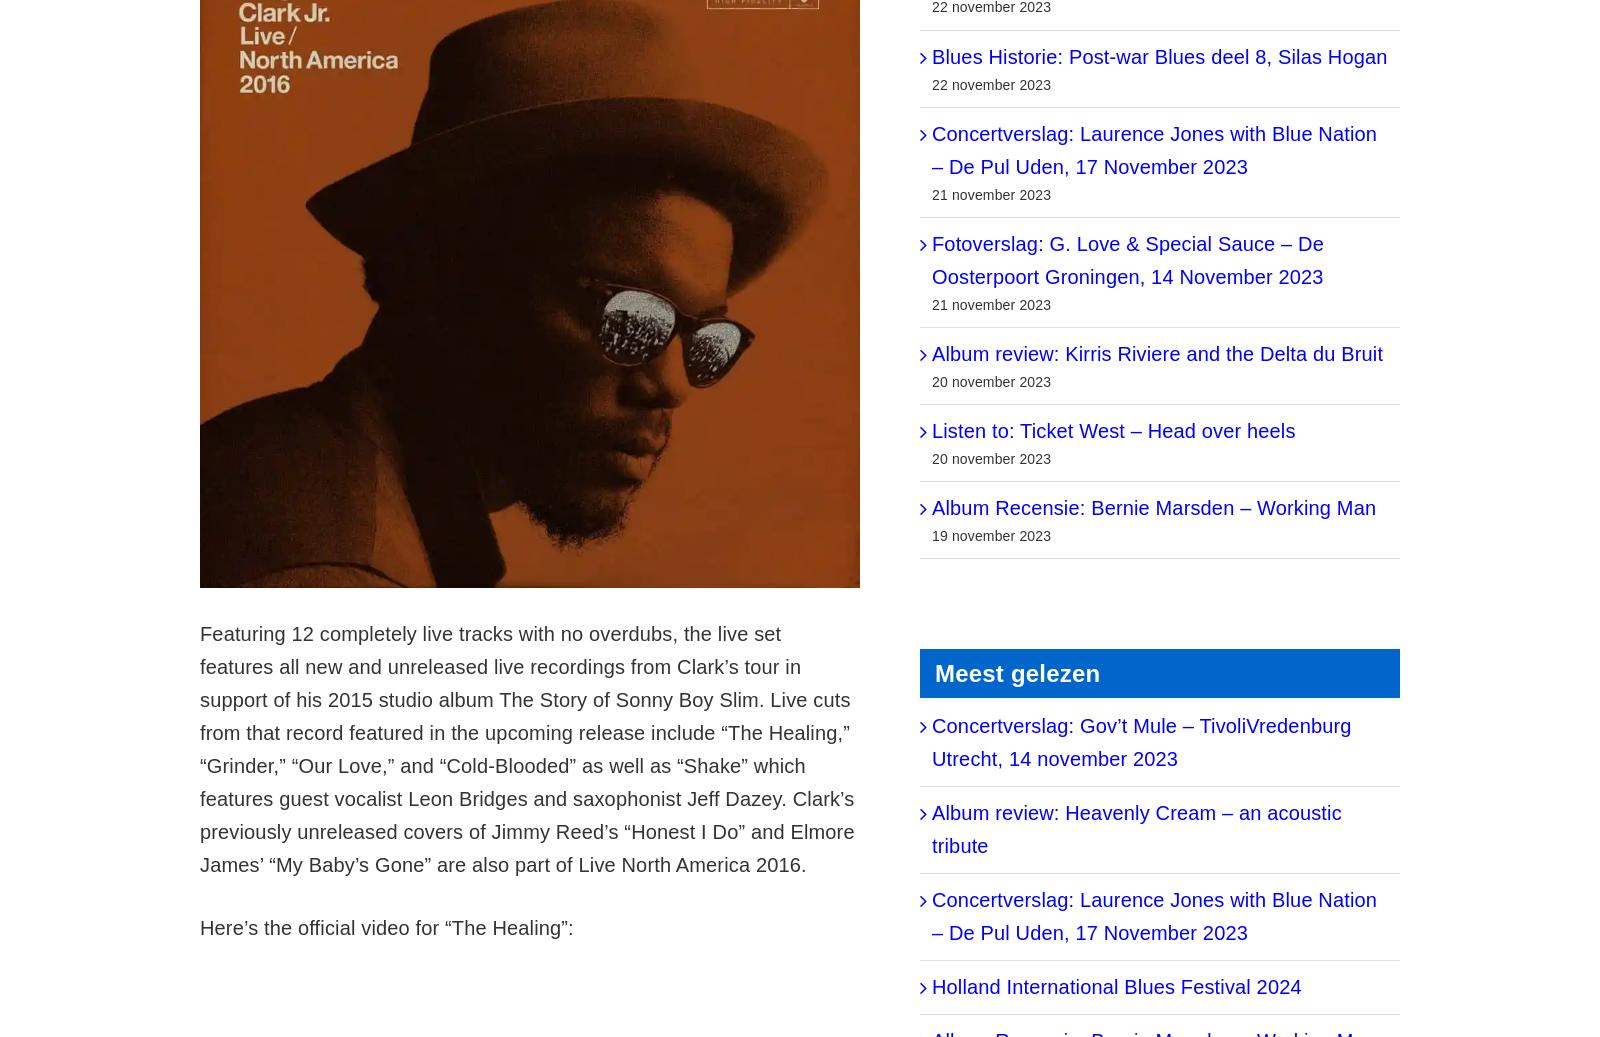 The height and width of the screenshot is (1037, 1600). Describe the element at coordinates (1017, 673) in the screenshot. I see `'Meest gelezen'` at that location.